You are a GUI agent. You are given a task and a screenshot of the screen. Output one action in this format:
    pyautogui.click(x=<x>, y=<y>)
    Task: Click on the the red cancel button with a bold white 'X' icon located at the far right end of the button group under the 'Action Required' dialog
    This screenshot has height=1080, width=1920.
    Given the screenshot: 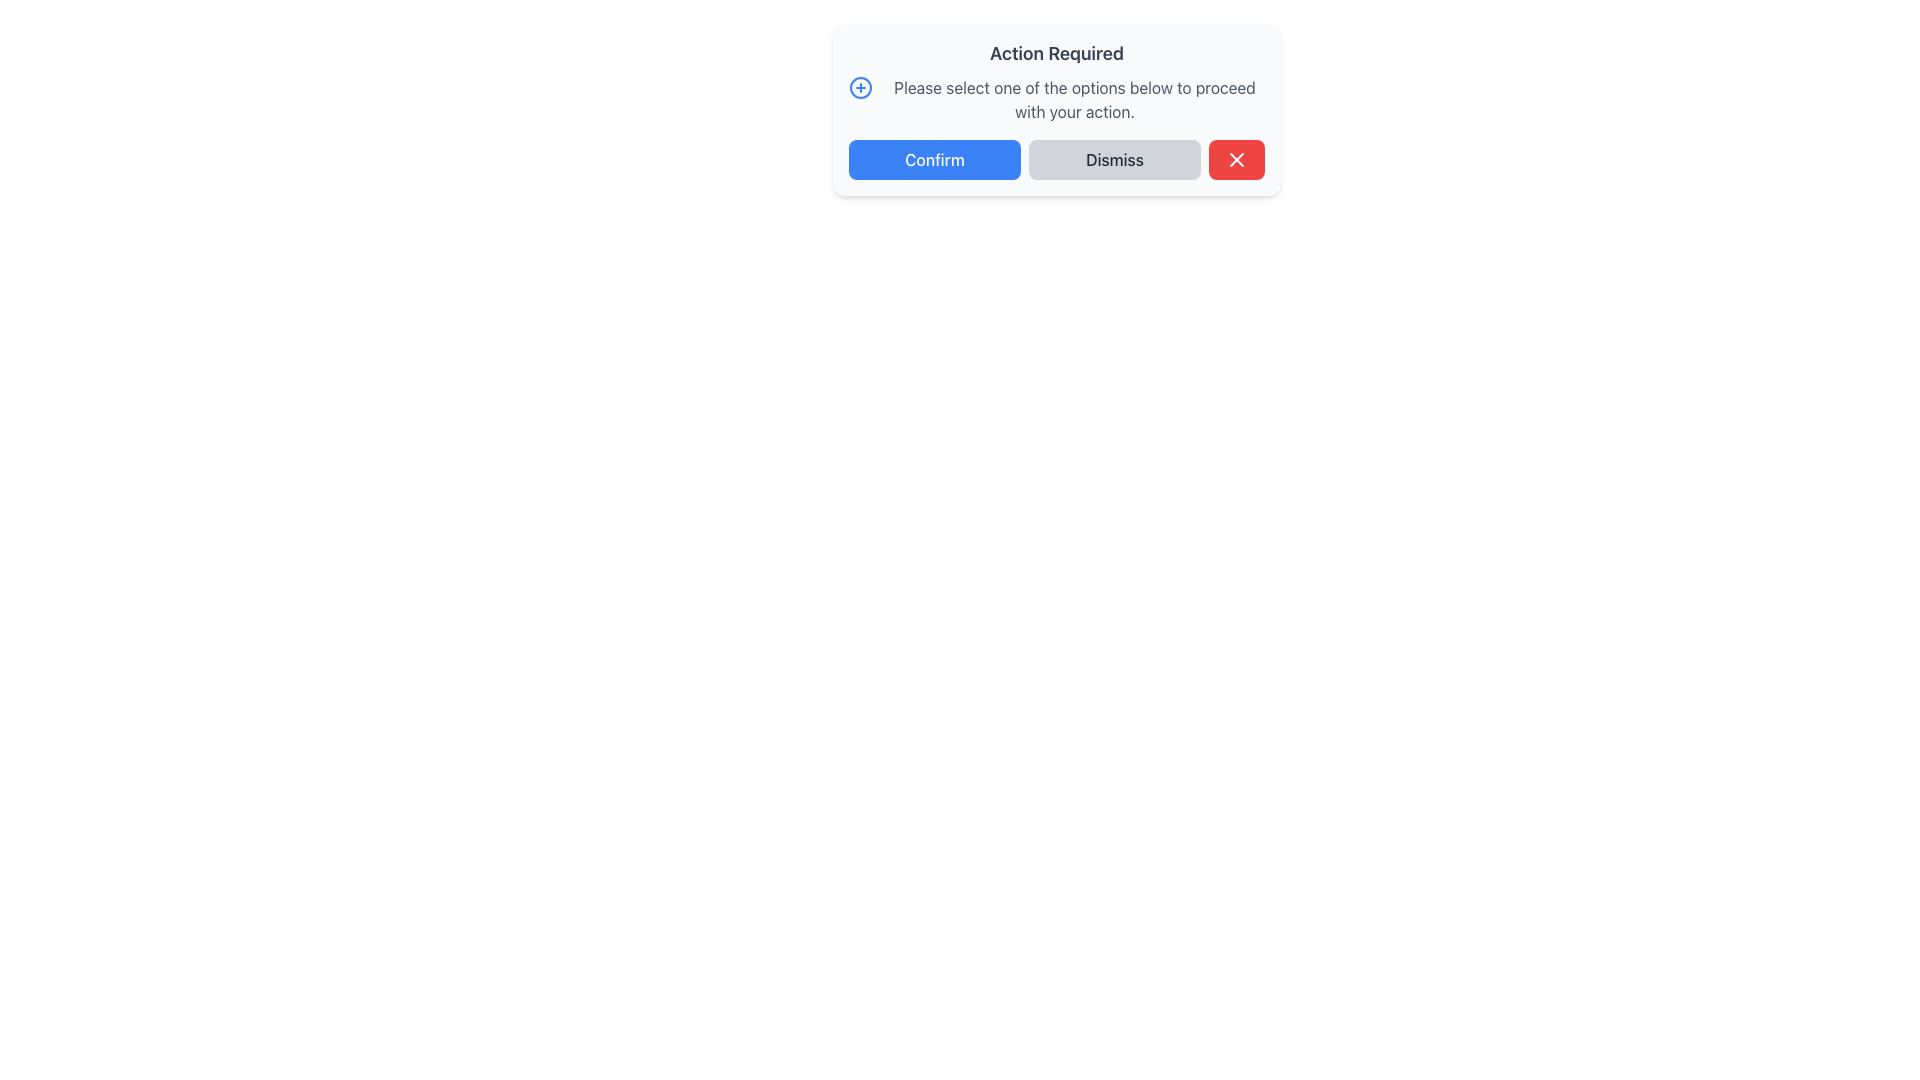 What is the action you would take?
    pyautogui.click(x=1236, y=158)
    